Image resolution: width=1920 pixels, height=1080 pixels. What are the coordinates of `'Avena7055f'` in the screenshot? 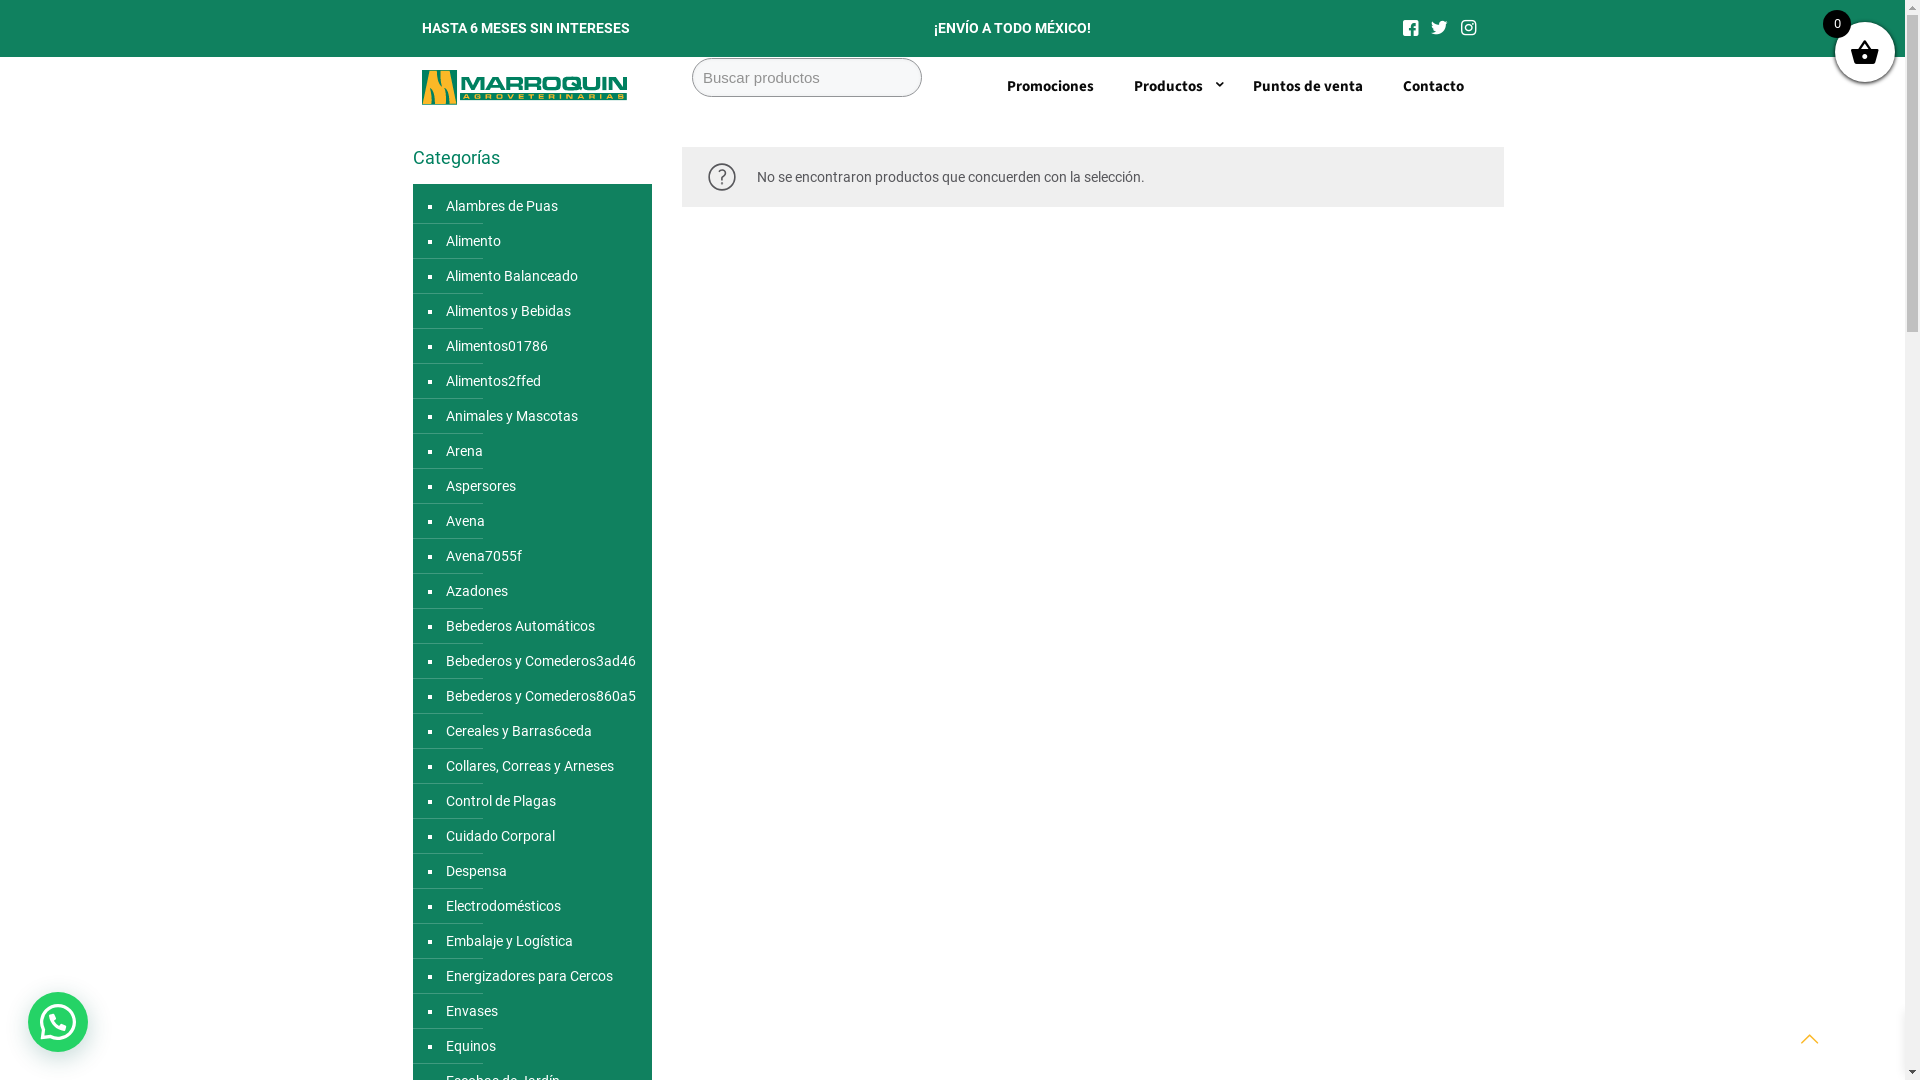 It's located at (542, 556).